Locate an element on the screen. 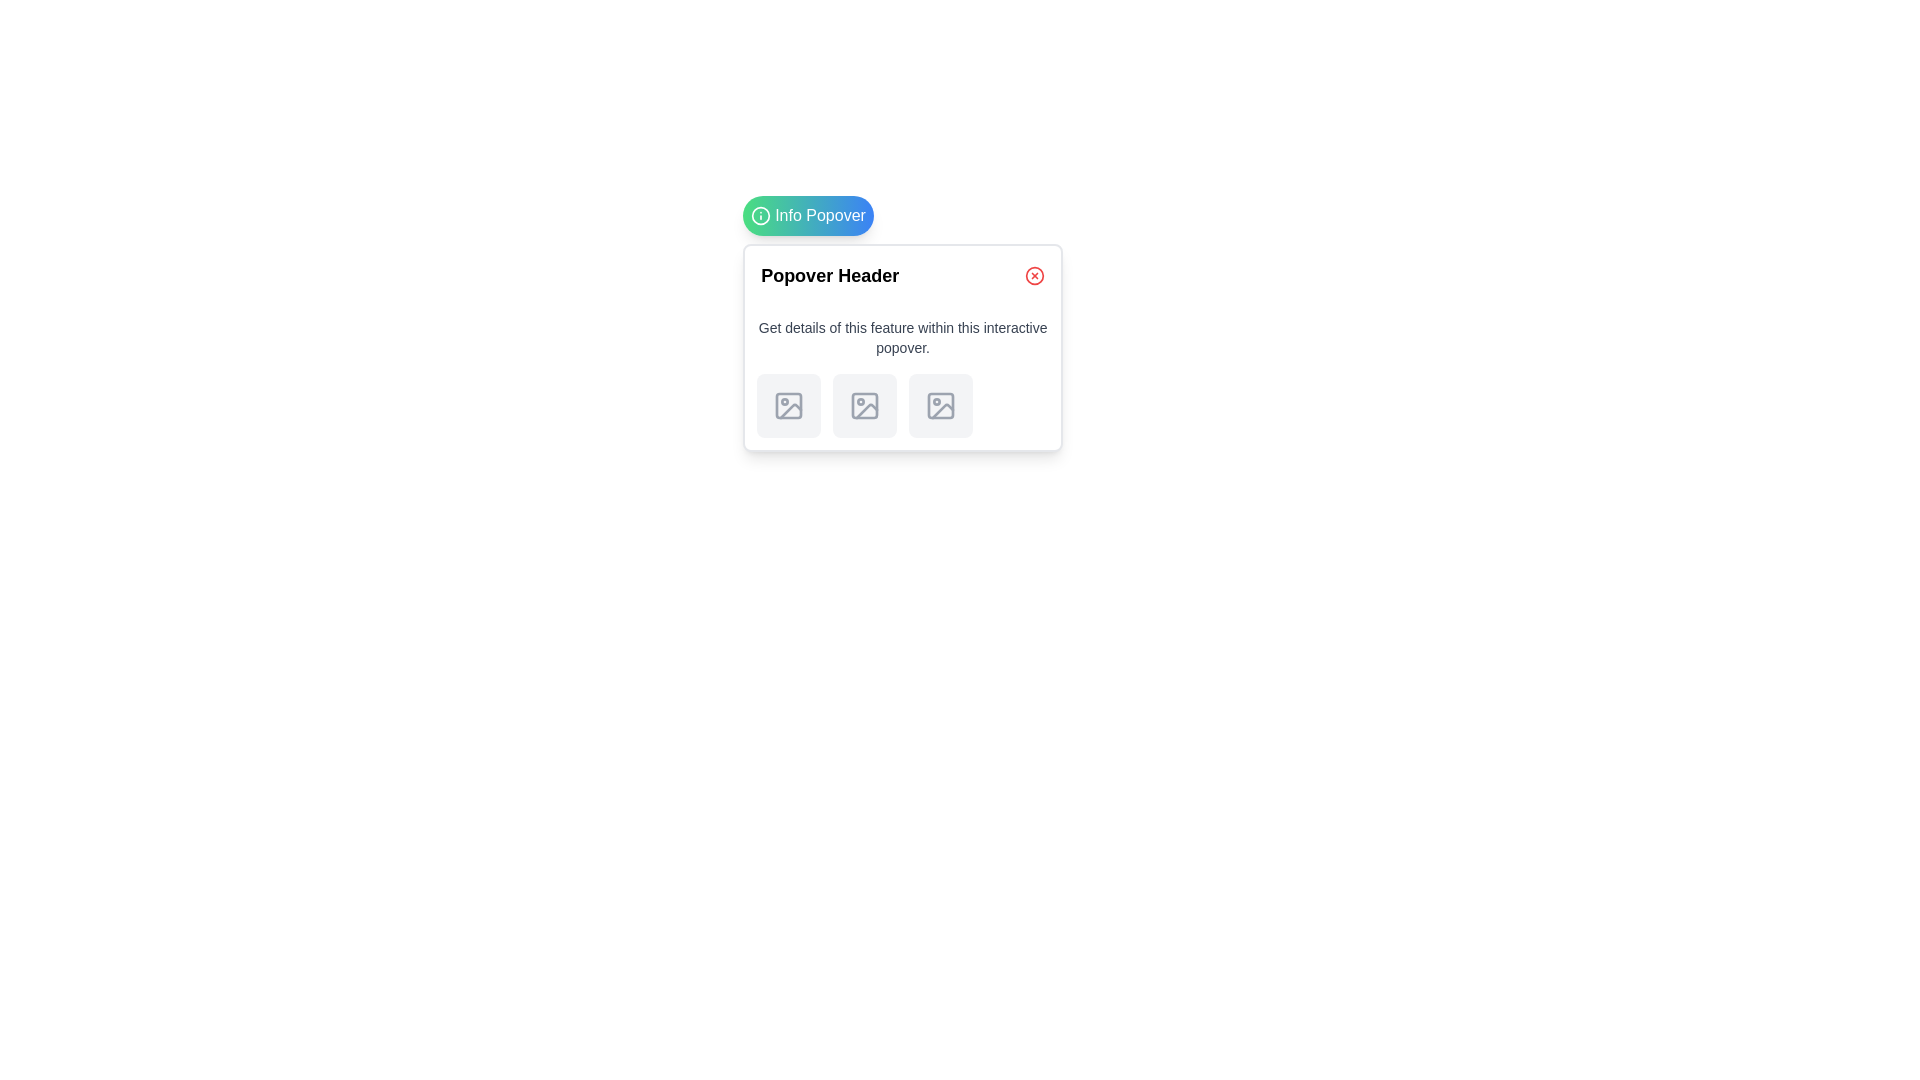  the second icon representing an image or photo functionality, which features a mountain and sun symbol in grayscale within a rounded square shape is located at coordinates (865, 405).